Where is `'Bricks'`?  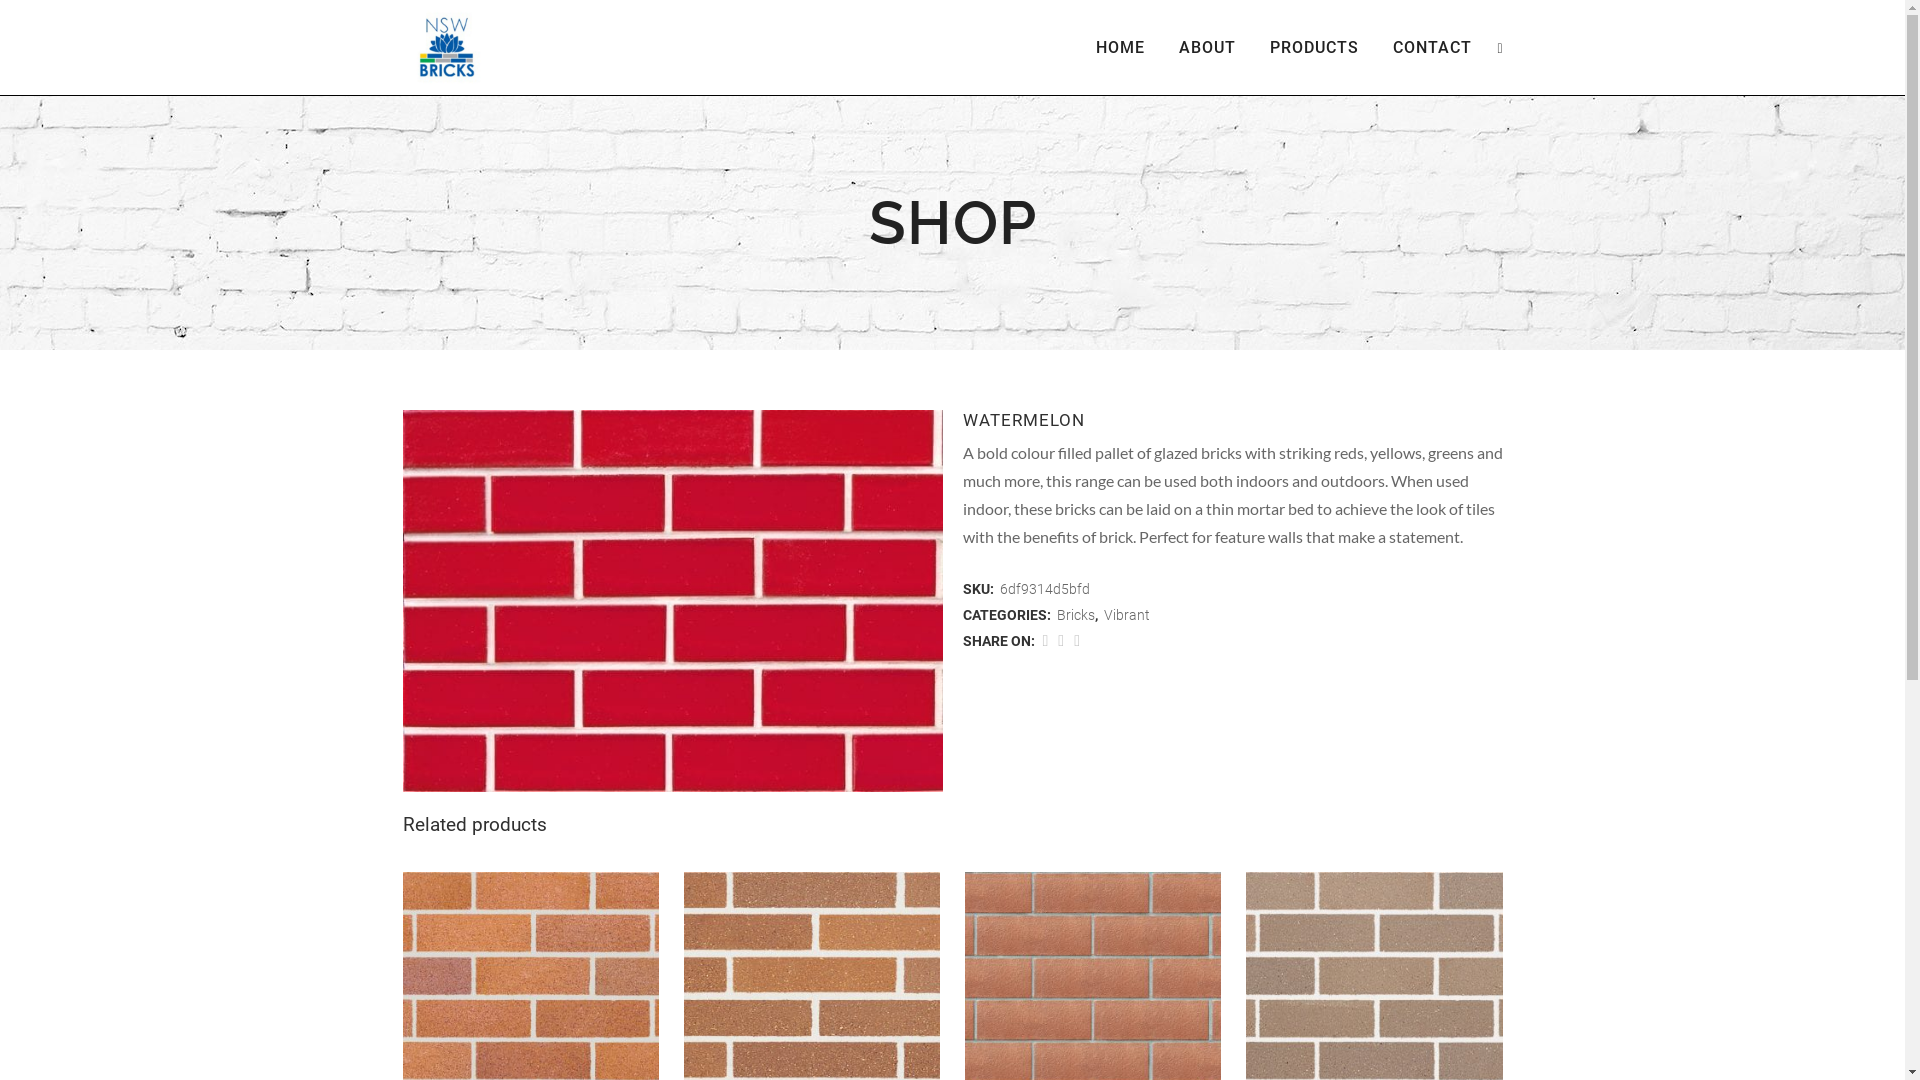 'Bricks' is located at coordinates (1074, 613).